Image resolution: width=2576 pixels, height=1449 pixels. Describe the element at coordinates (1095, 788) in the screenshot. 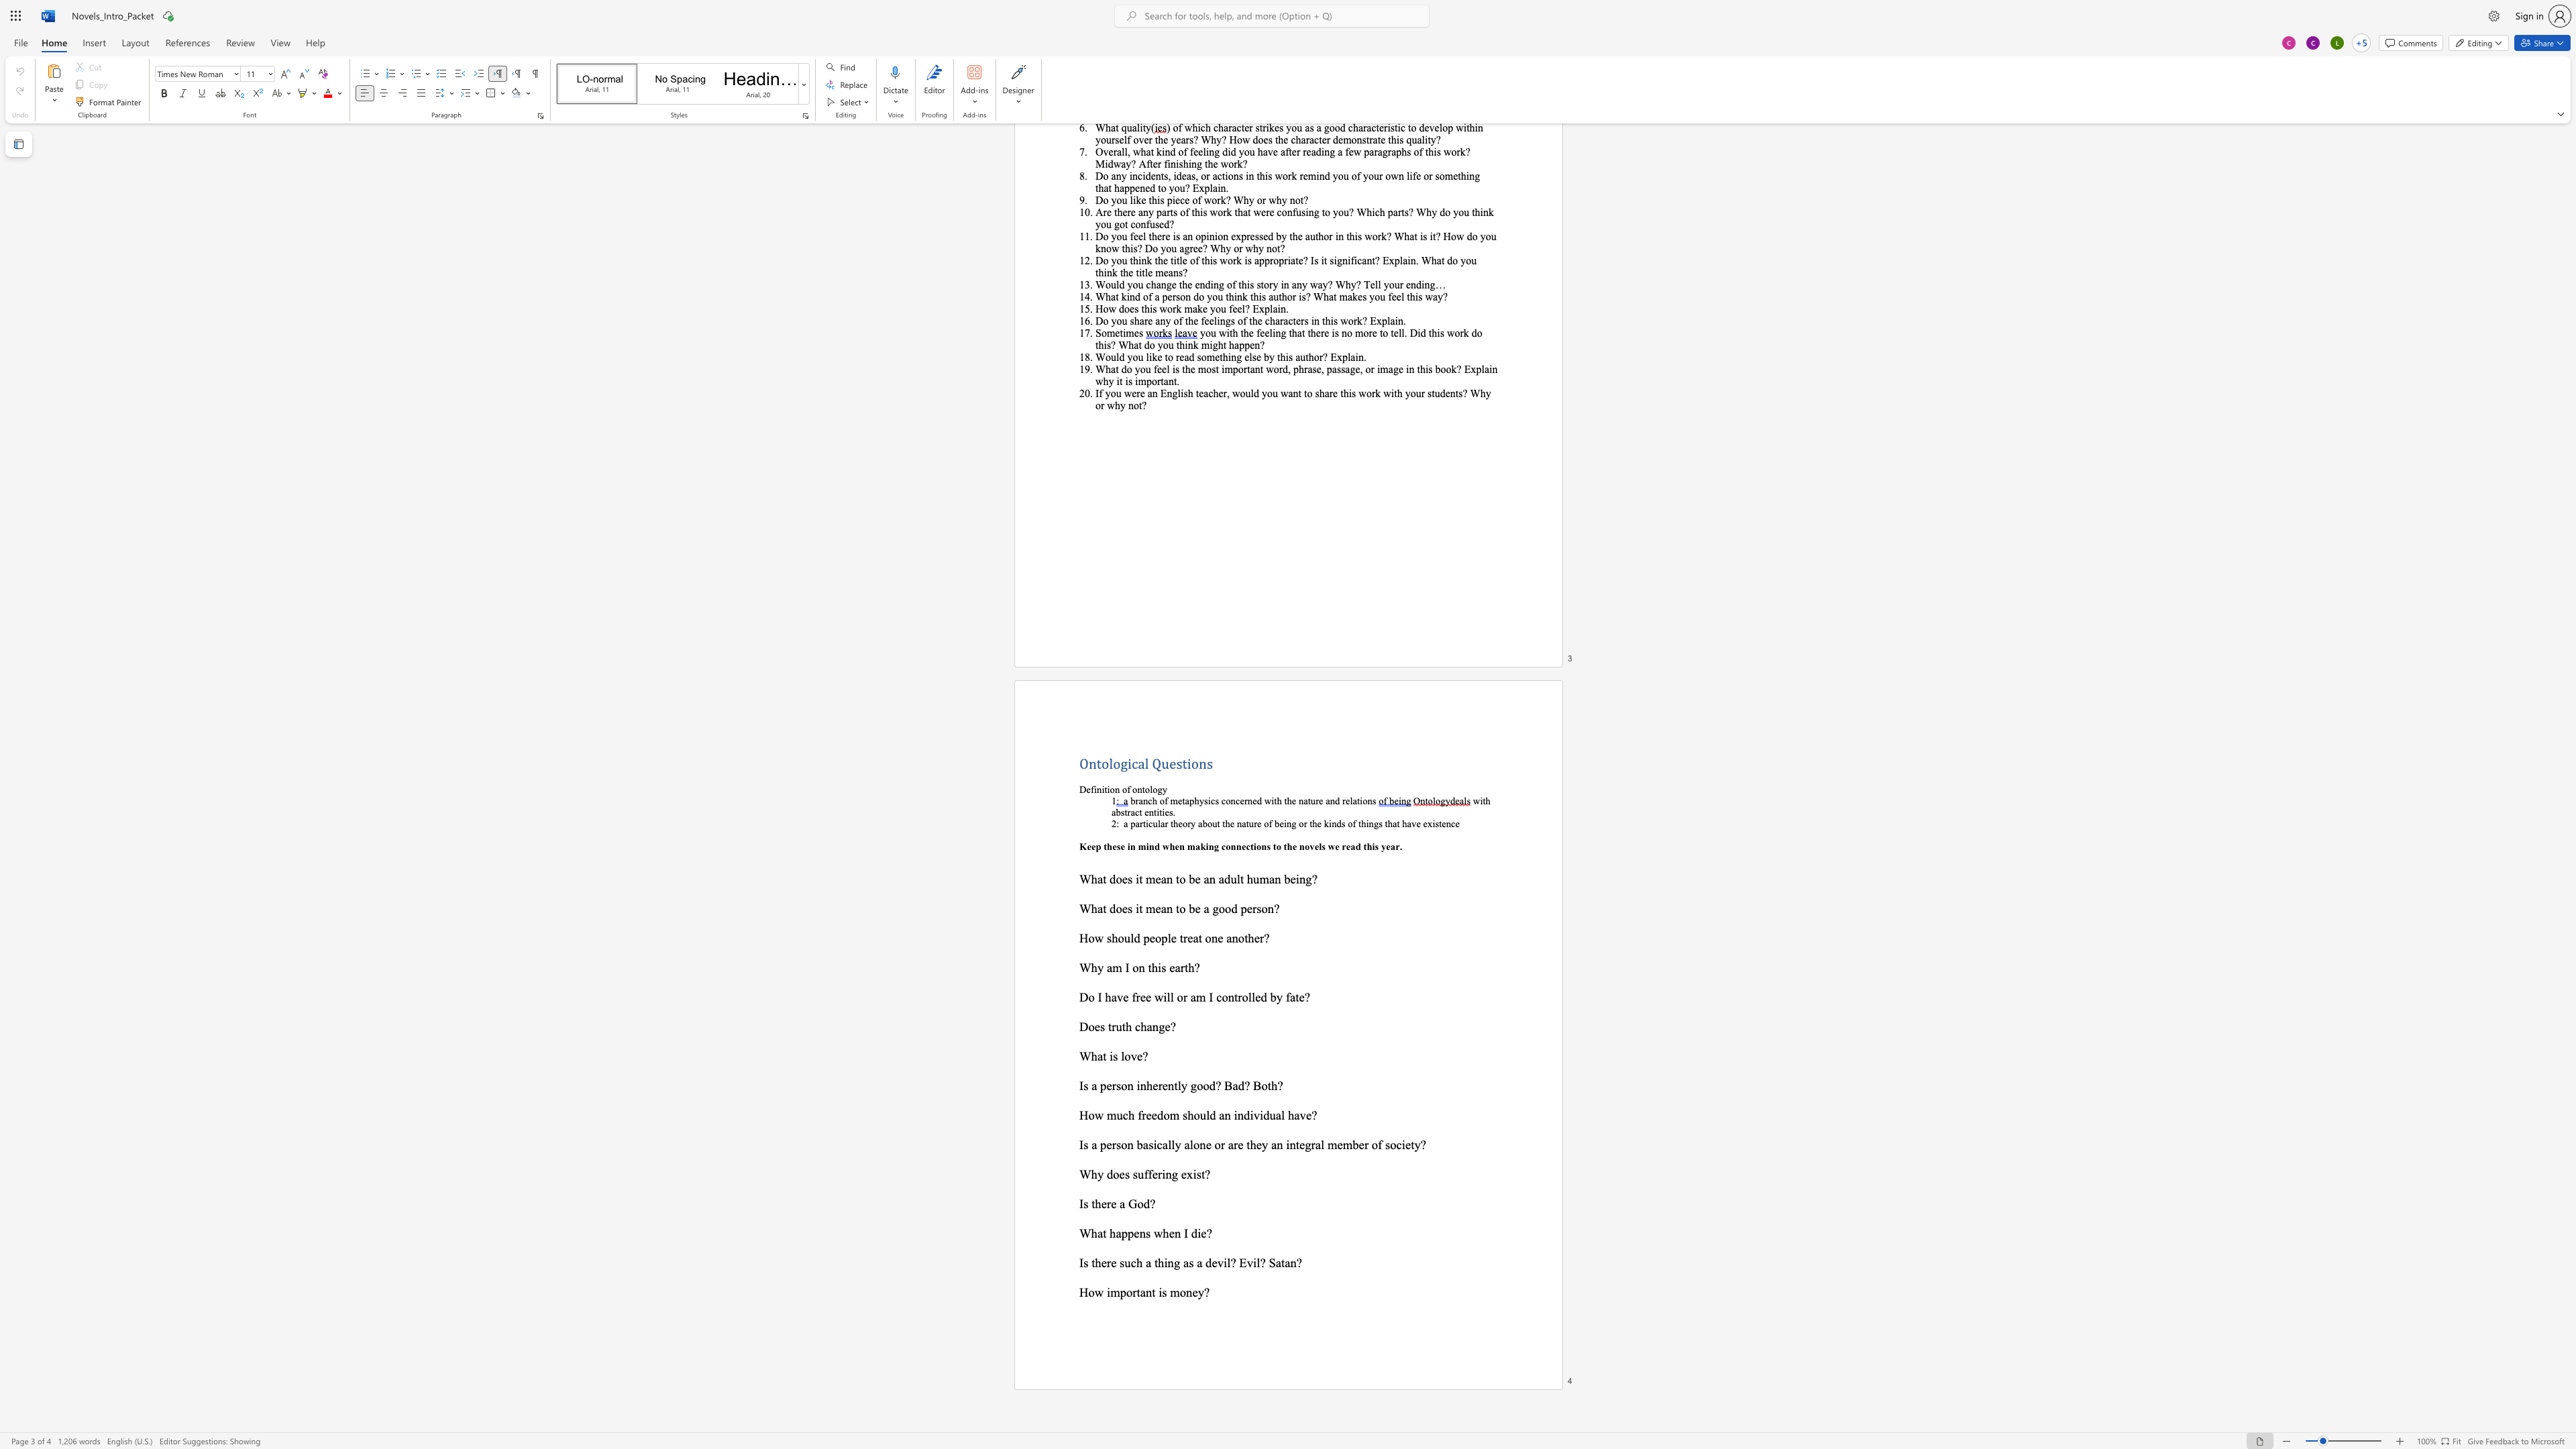

I see `the 1th character "i" in the text` at that location.